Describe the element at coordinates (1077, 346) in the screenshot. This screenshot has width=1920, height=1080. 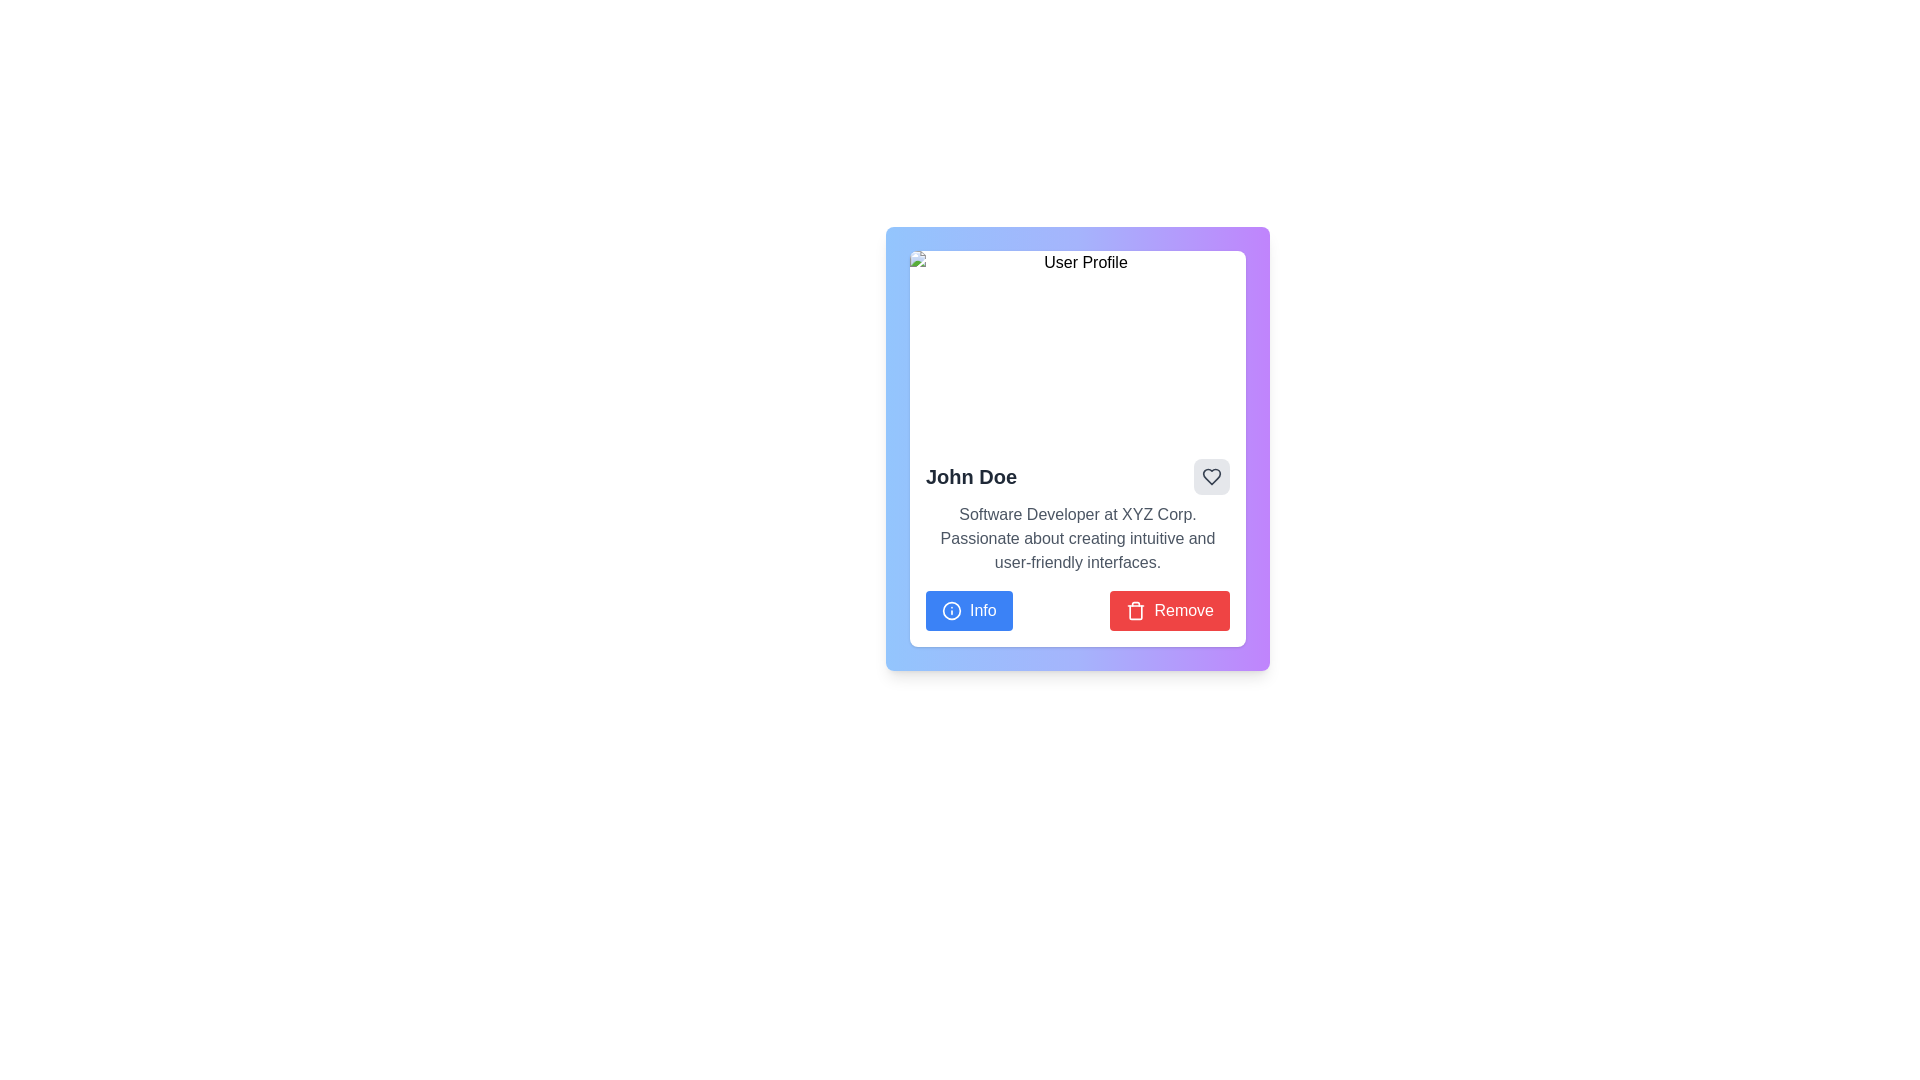
I see `the image placeholder for the user's profile located at the upper segment of the profile card` at that location.